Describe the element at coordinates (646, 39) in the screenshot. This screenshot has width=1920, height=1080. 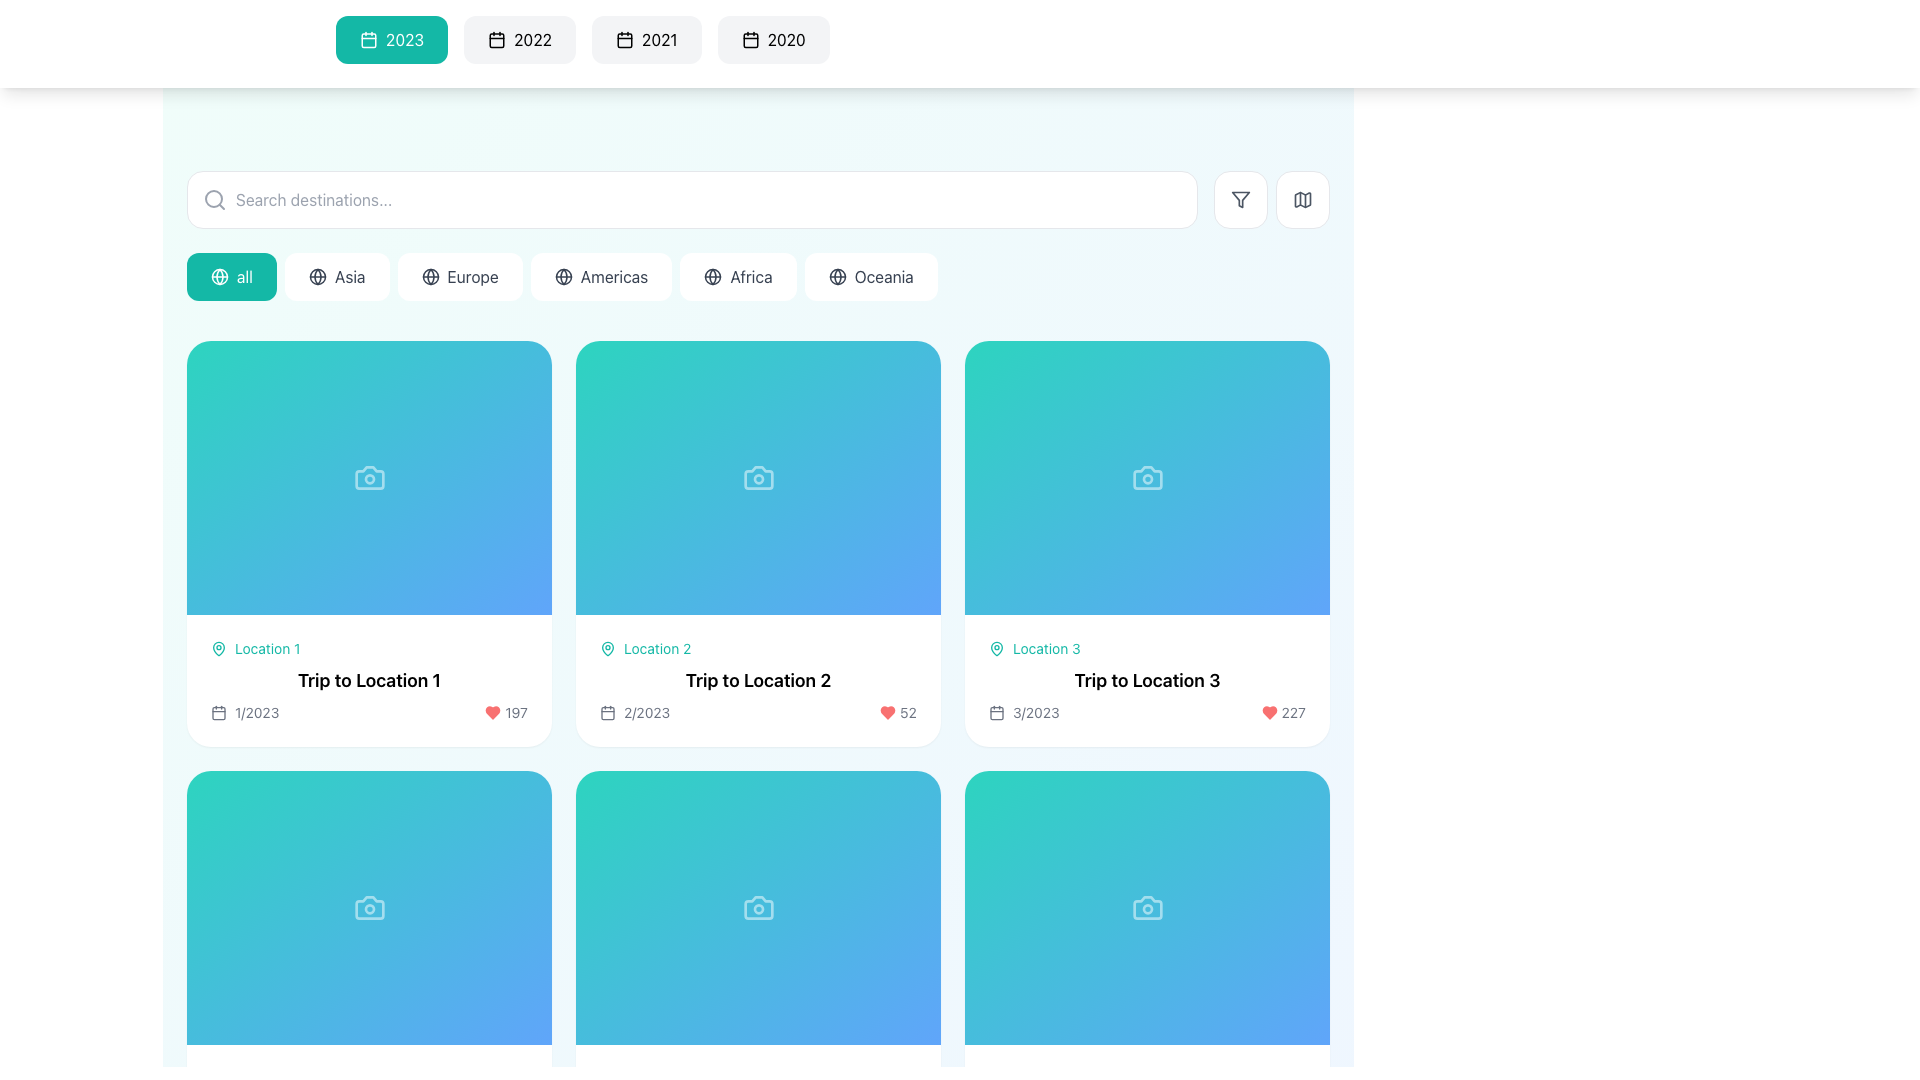
I see `the button with the calendar icon and the text '2021'` at that location.